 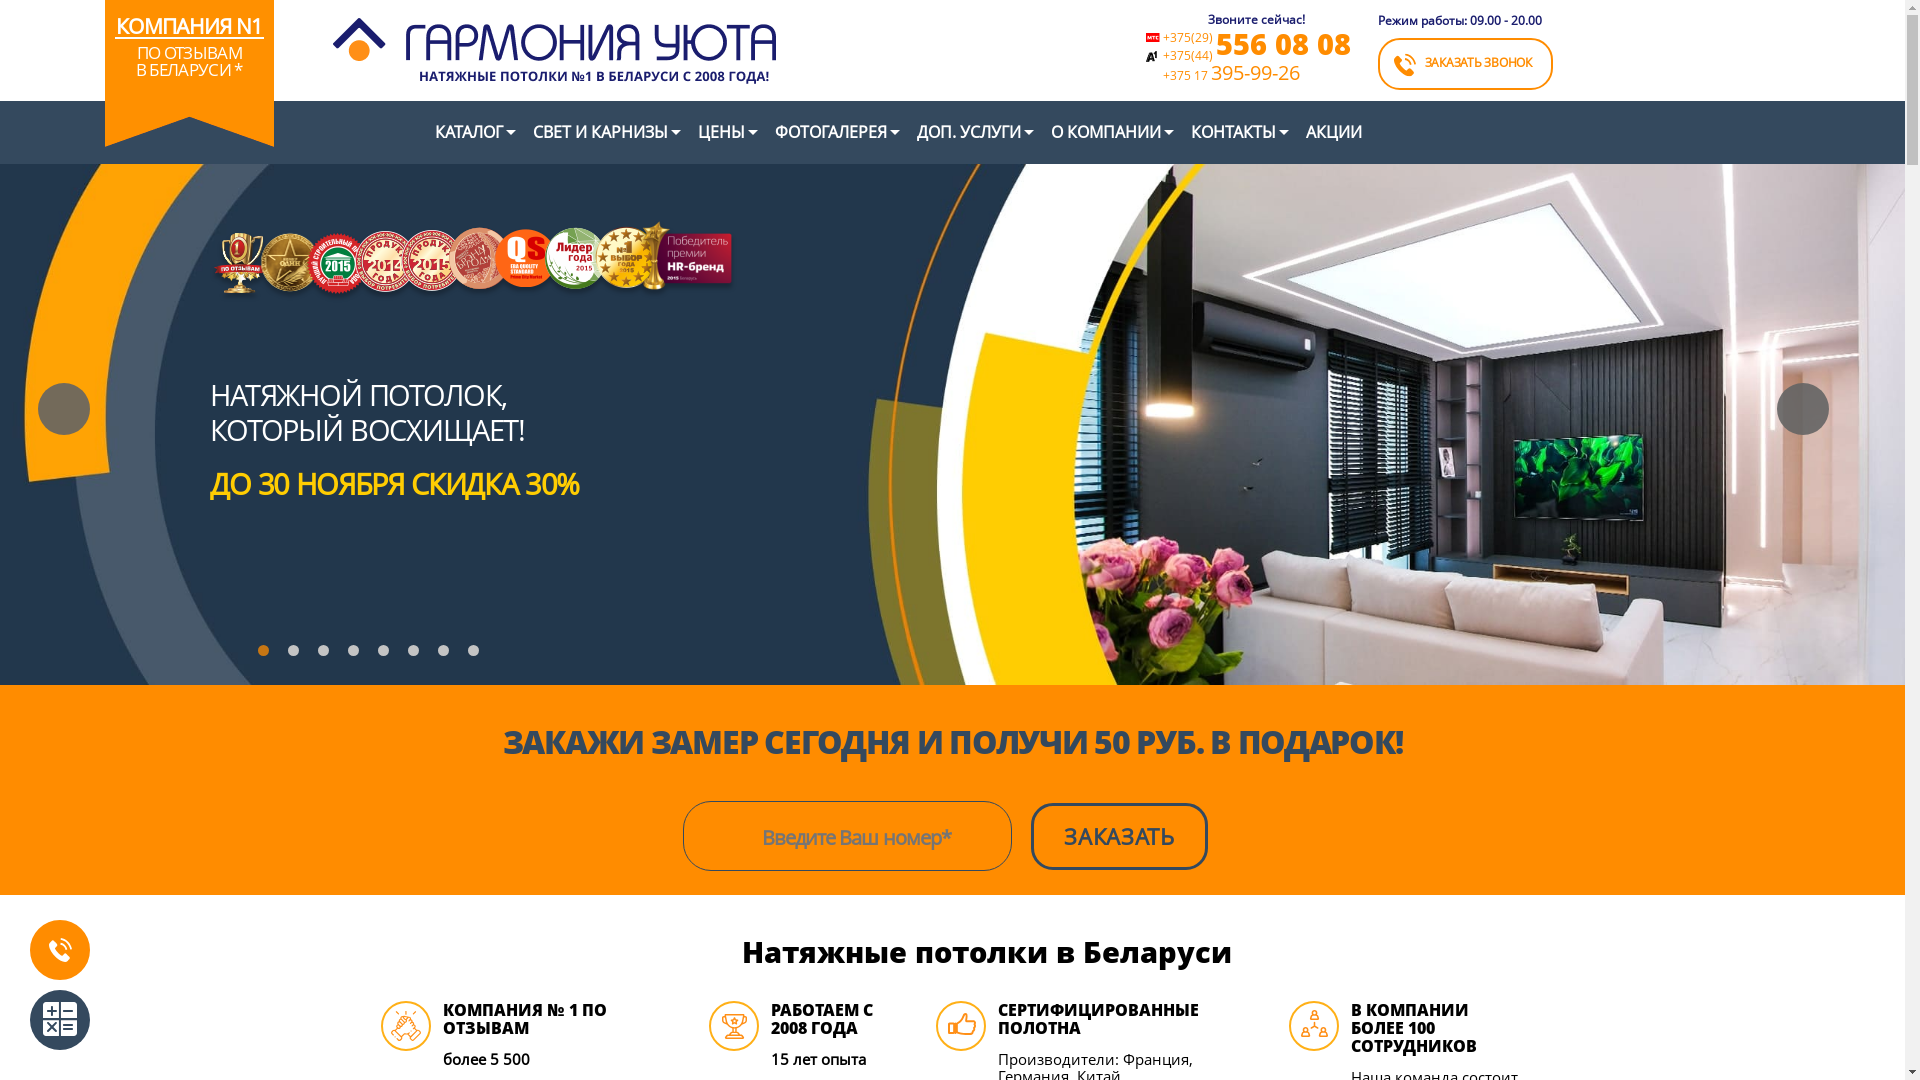 I want to click on '1', so click(x=267, y=655).